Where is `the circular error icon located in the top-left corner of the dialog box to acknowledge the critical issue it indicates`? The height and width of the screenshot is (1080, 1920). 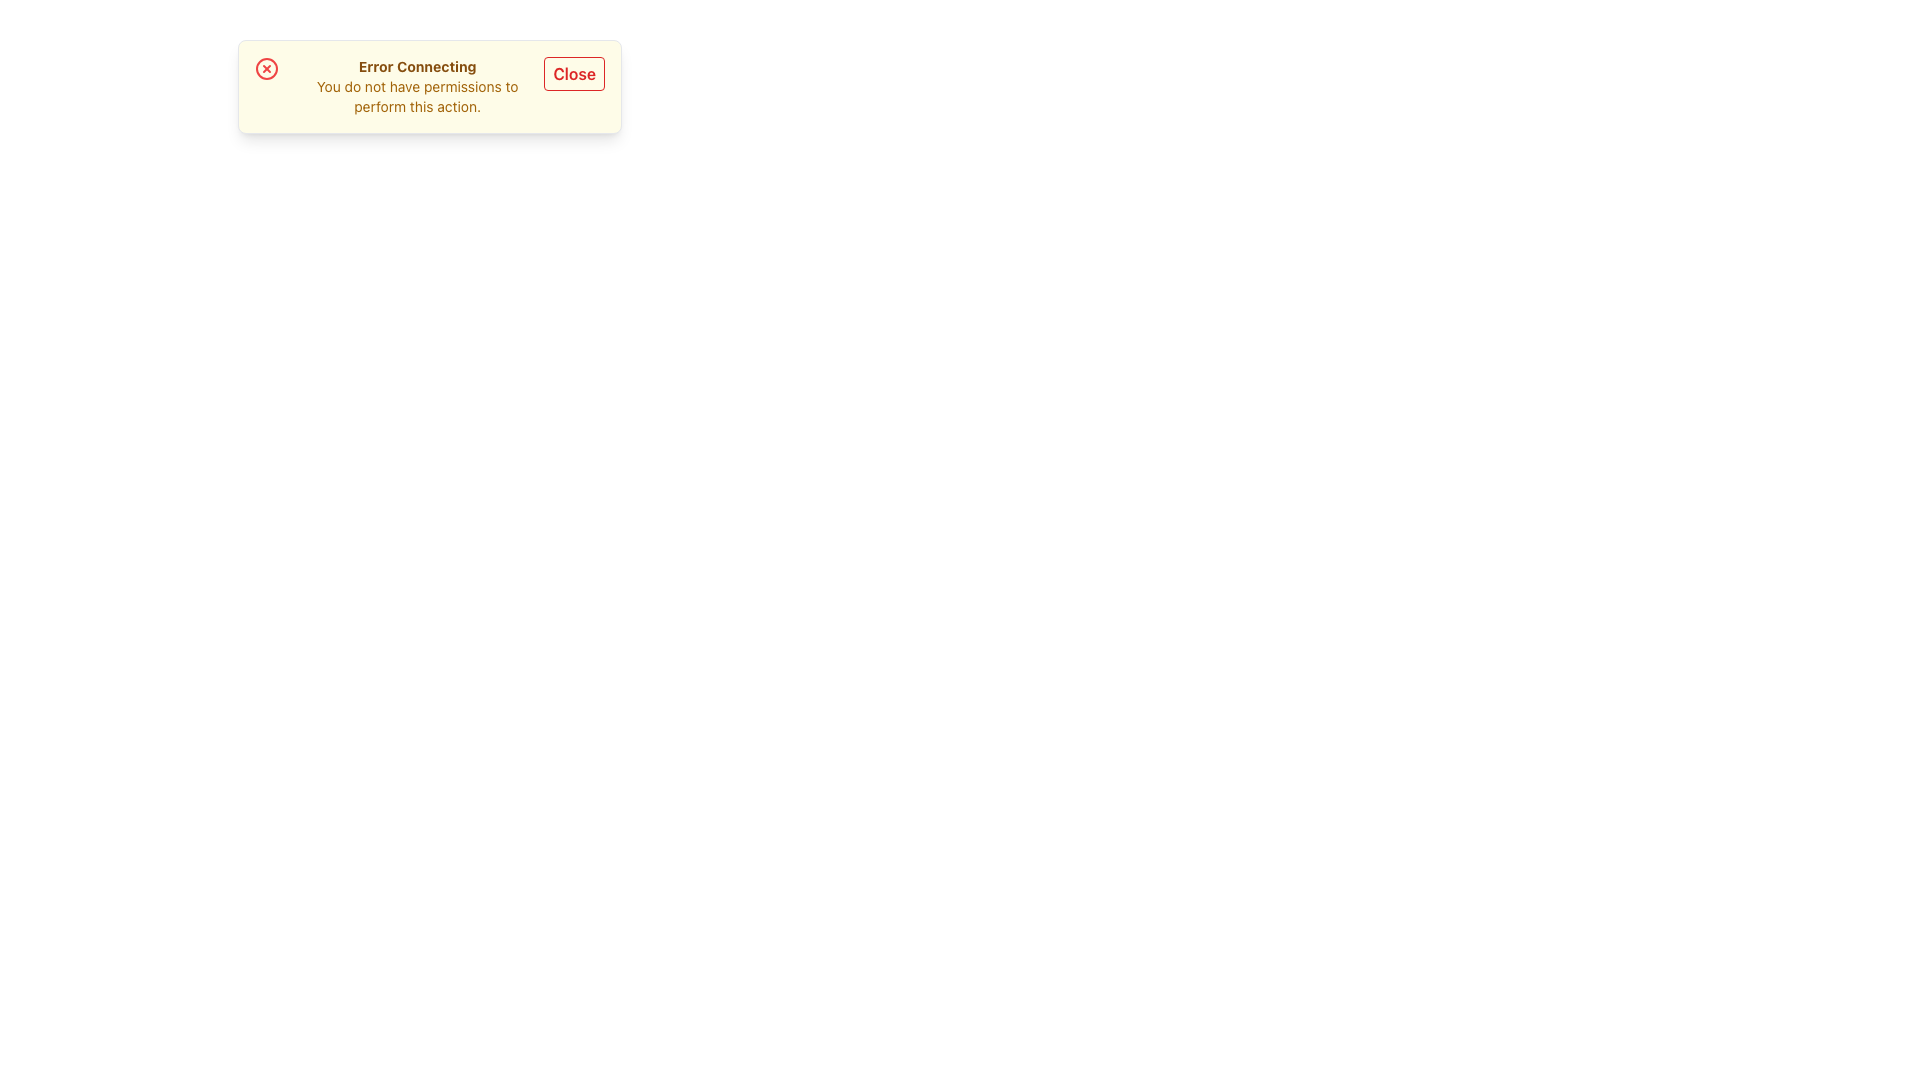 the circular error icon located in the top-left corner of the dialog box to acknowledge the critical issue it indicates is located at coordinates (266, 68).